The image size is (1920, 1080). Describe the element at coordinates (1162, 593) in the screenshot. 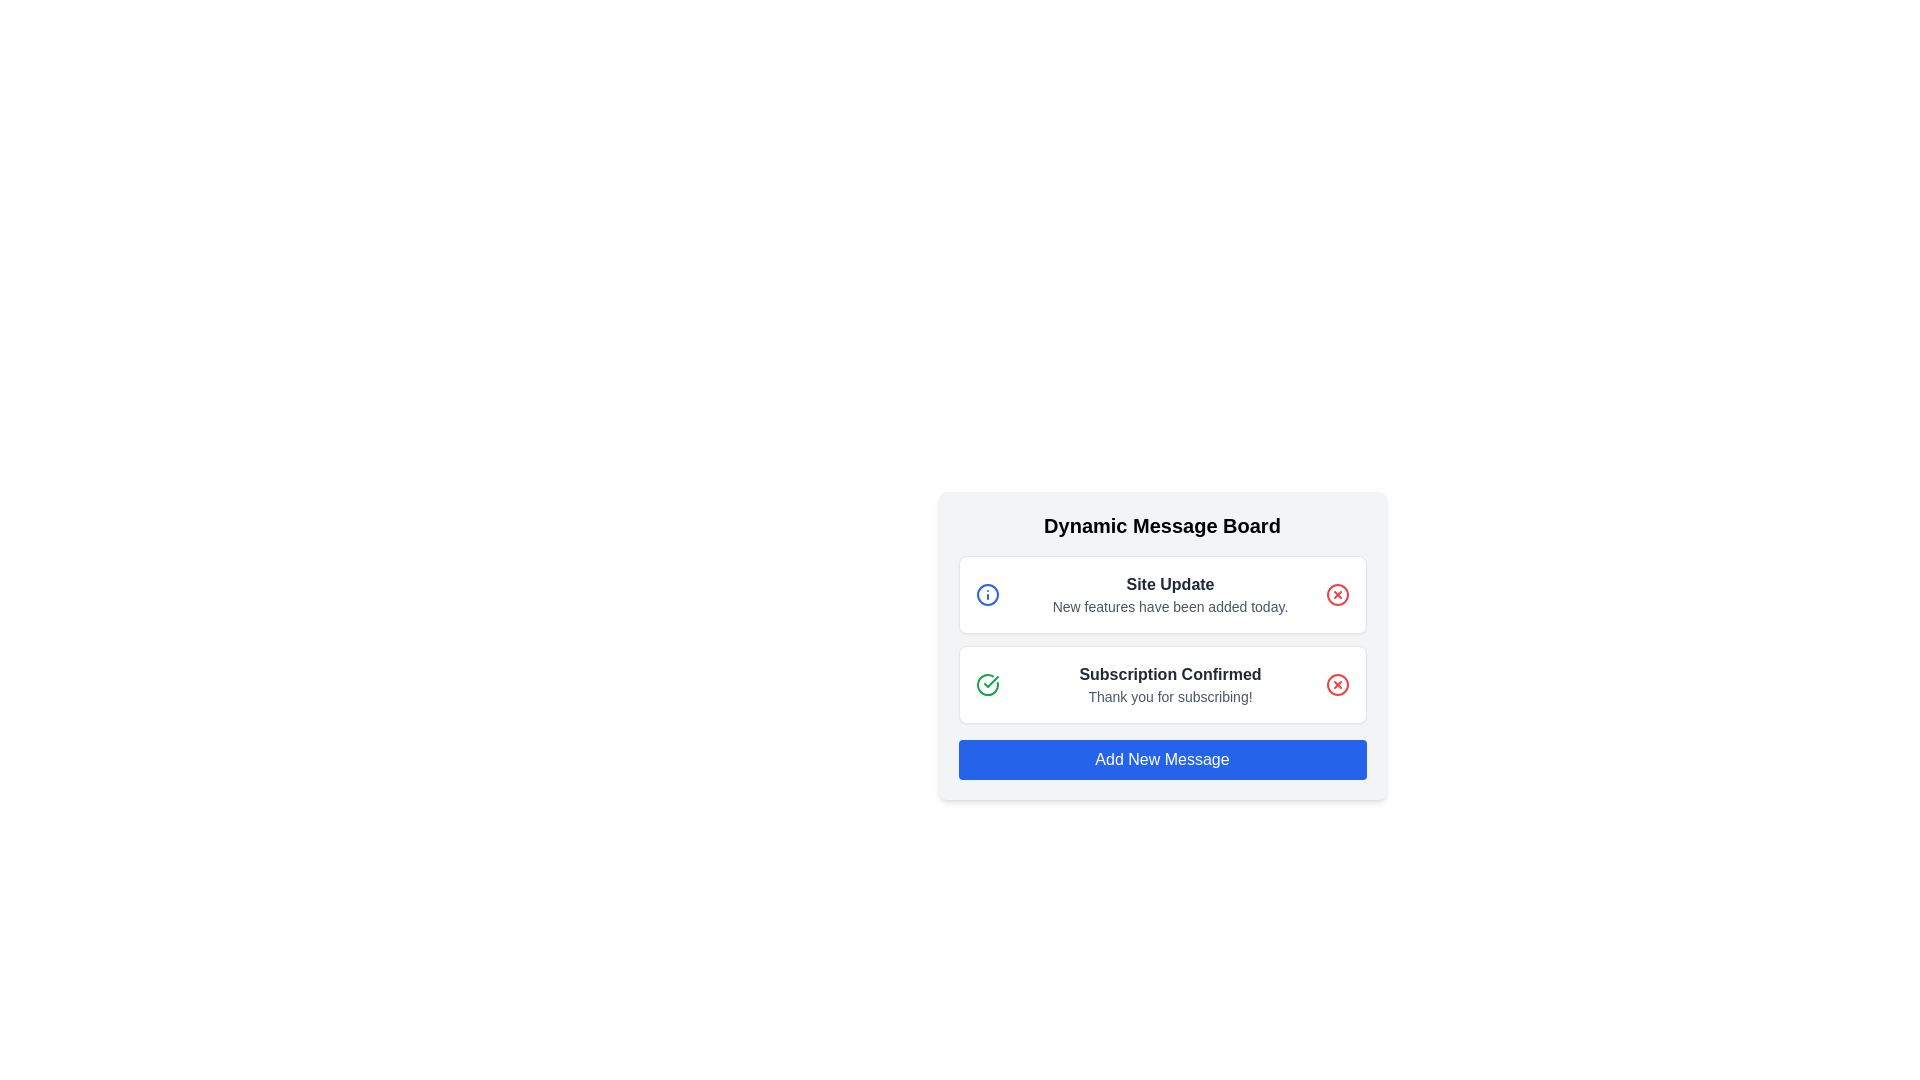

I see `the first notification box in the 'Dynamic Message Board', which provides updates about new features and includes a close button` at that location.